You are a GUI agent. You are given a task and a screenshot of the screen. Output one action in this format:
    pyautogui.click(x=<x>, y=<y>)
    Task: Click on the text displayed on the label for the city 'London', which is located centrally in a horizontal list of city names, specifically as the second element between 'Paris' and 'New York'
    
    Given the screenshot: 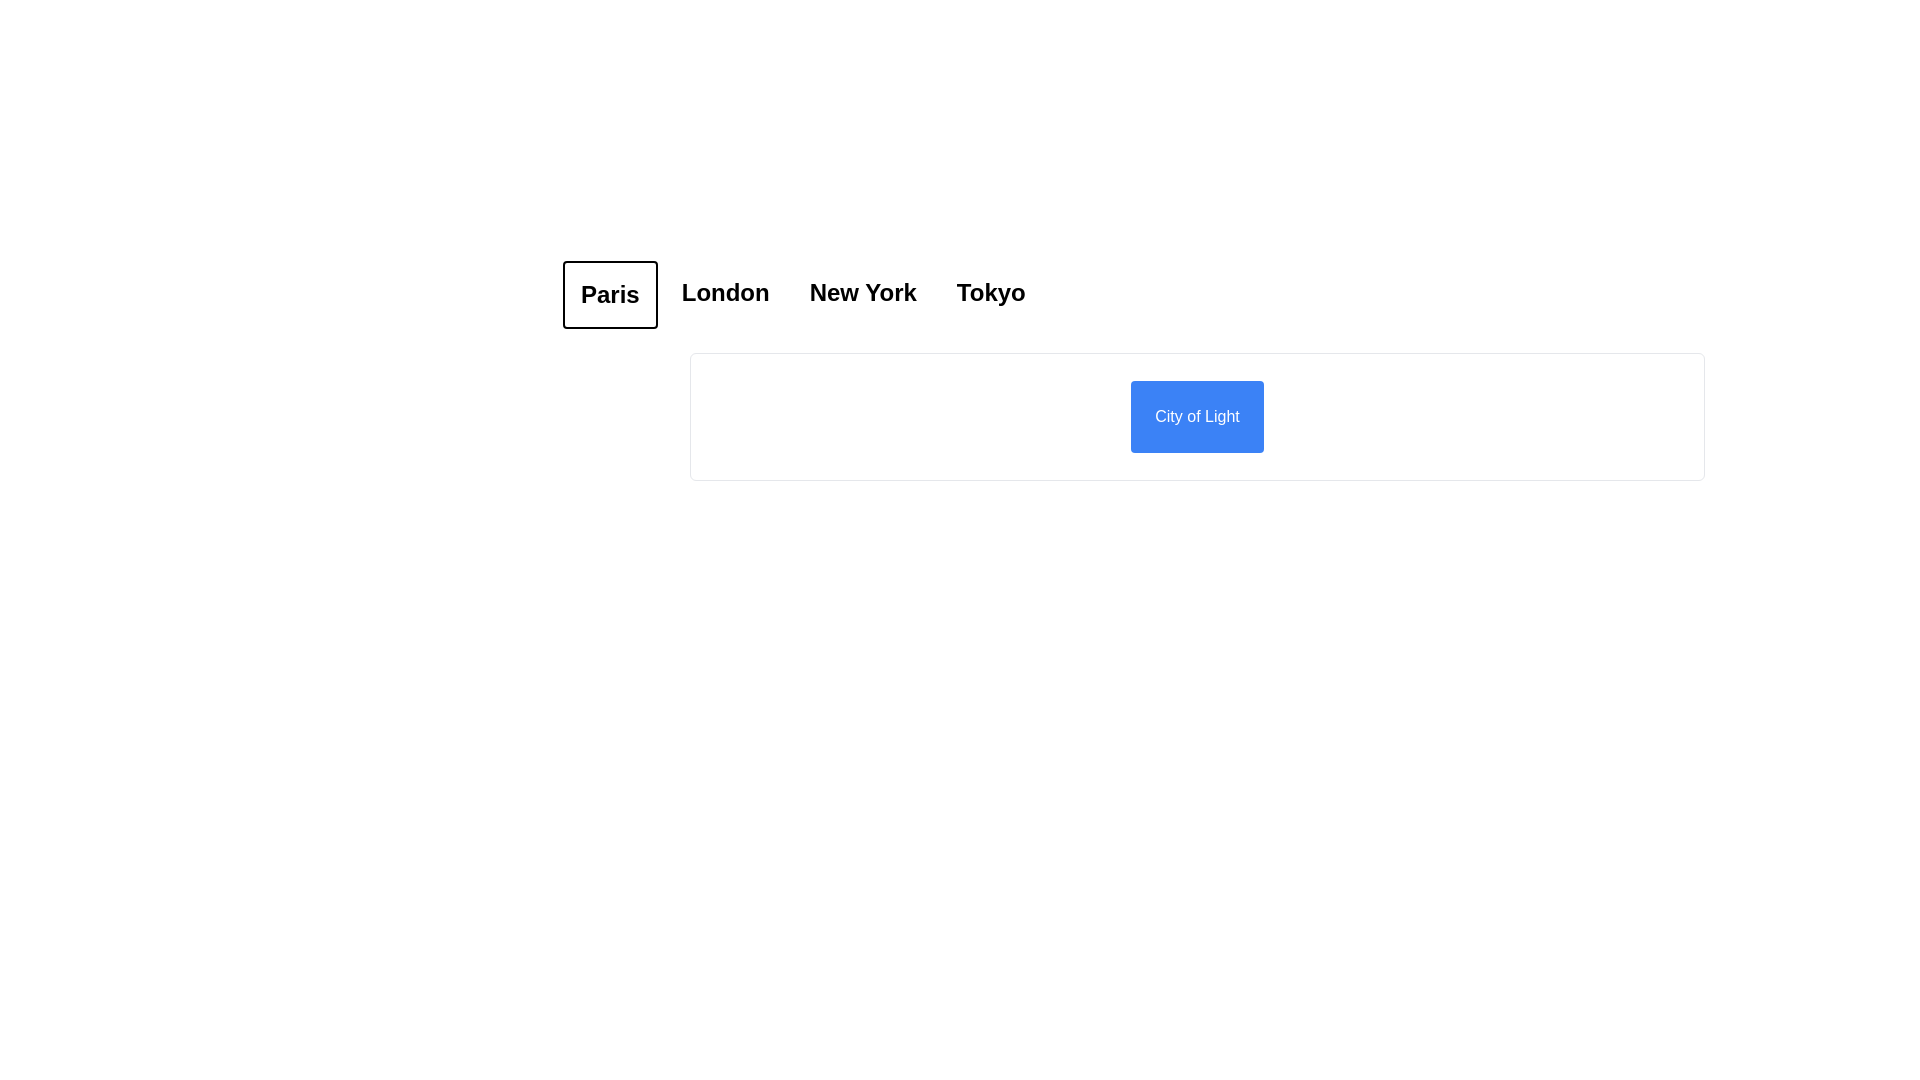 What is the action you would take?
    pyautogui.click(x=724, y=293)
    